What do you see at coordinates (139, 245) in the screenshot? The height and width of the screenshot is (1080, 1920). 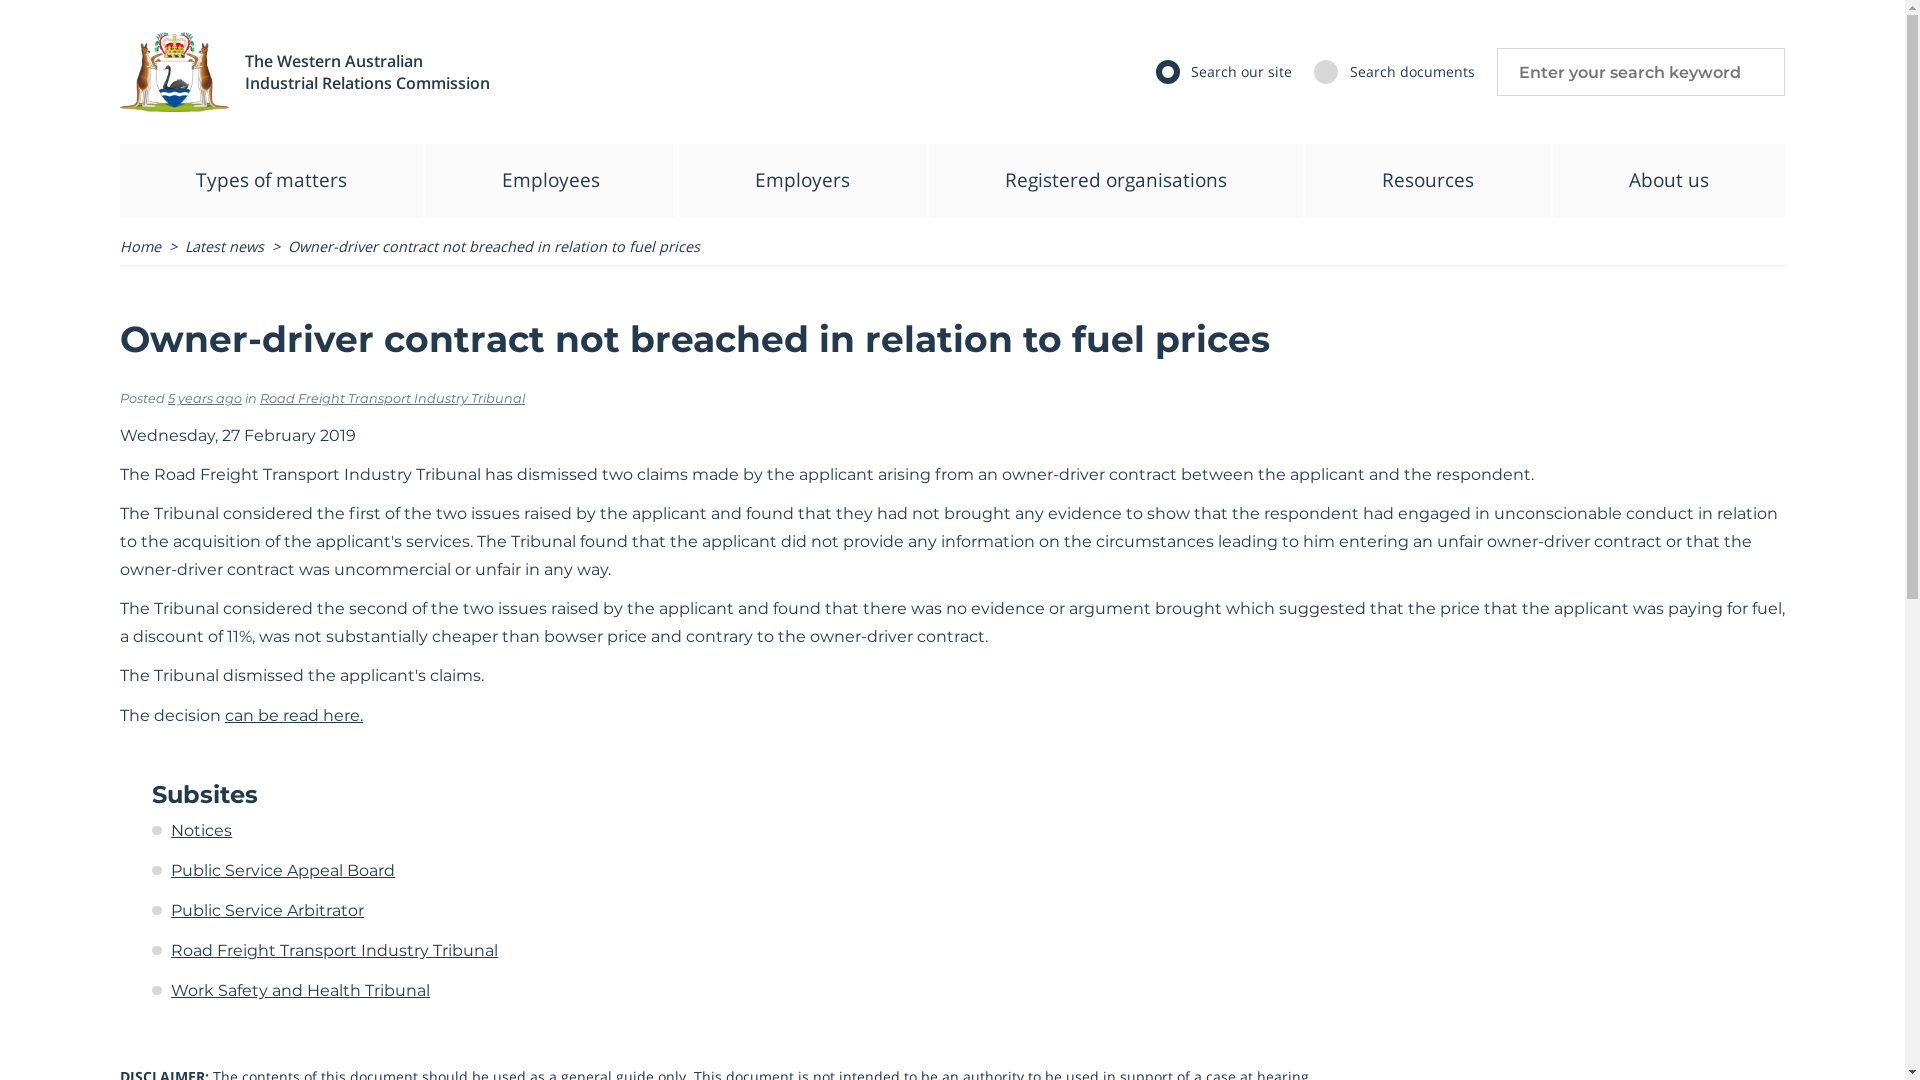 I see `'Home'` at bounding box center [139, 245].